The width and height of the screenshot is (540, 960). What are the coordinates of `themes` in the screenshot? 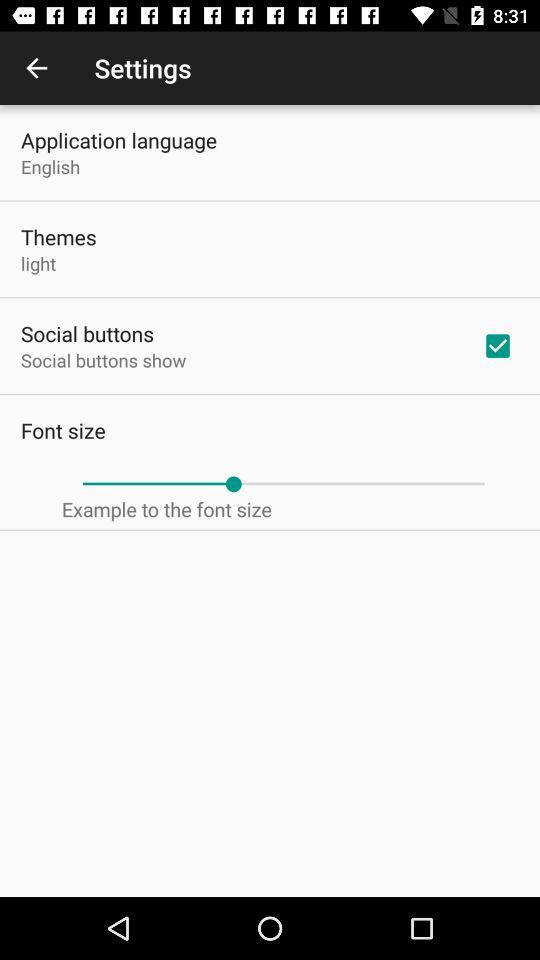 It's located at (58, 237).